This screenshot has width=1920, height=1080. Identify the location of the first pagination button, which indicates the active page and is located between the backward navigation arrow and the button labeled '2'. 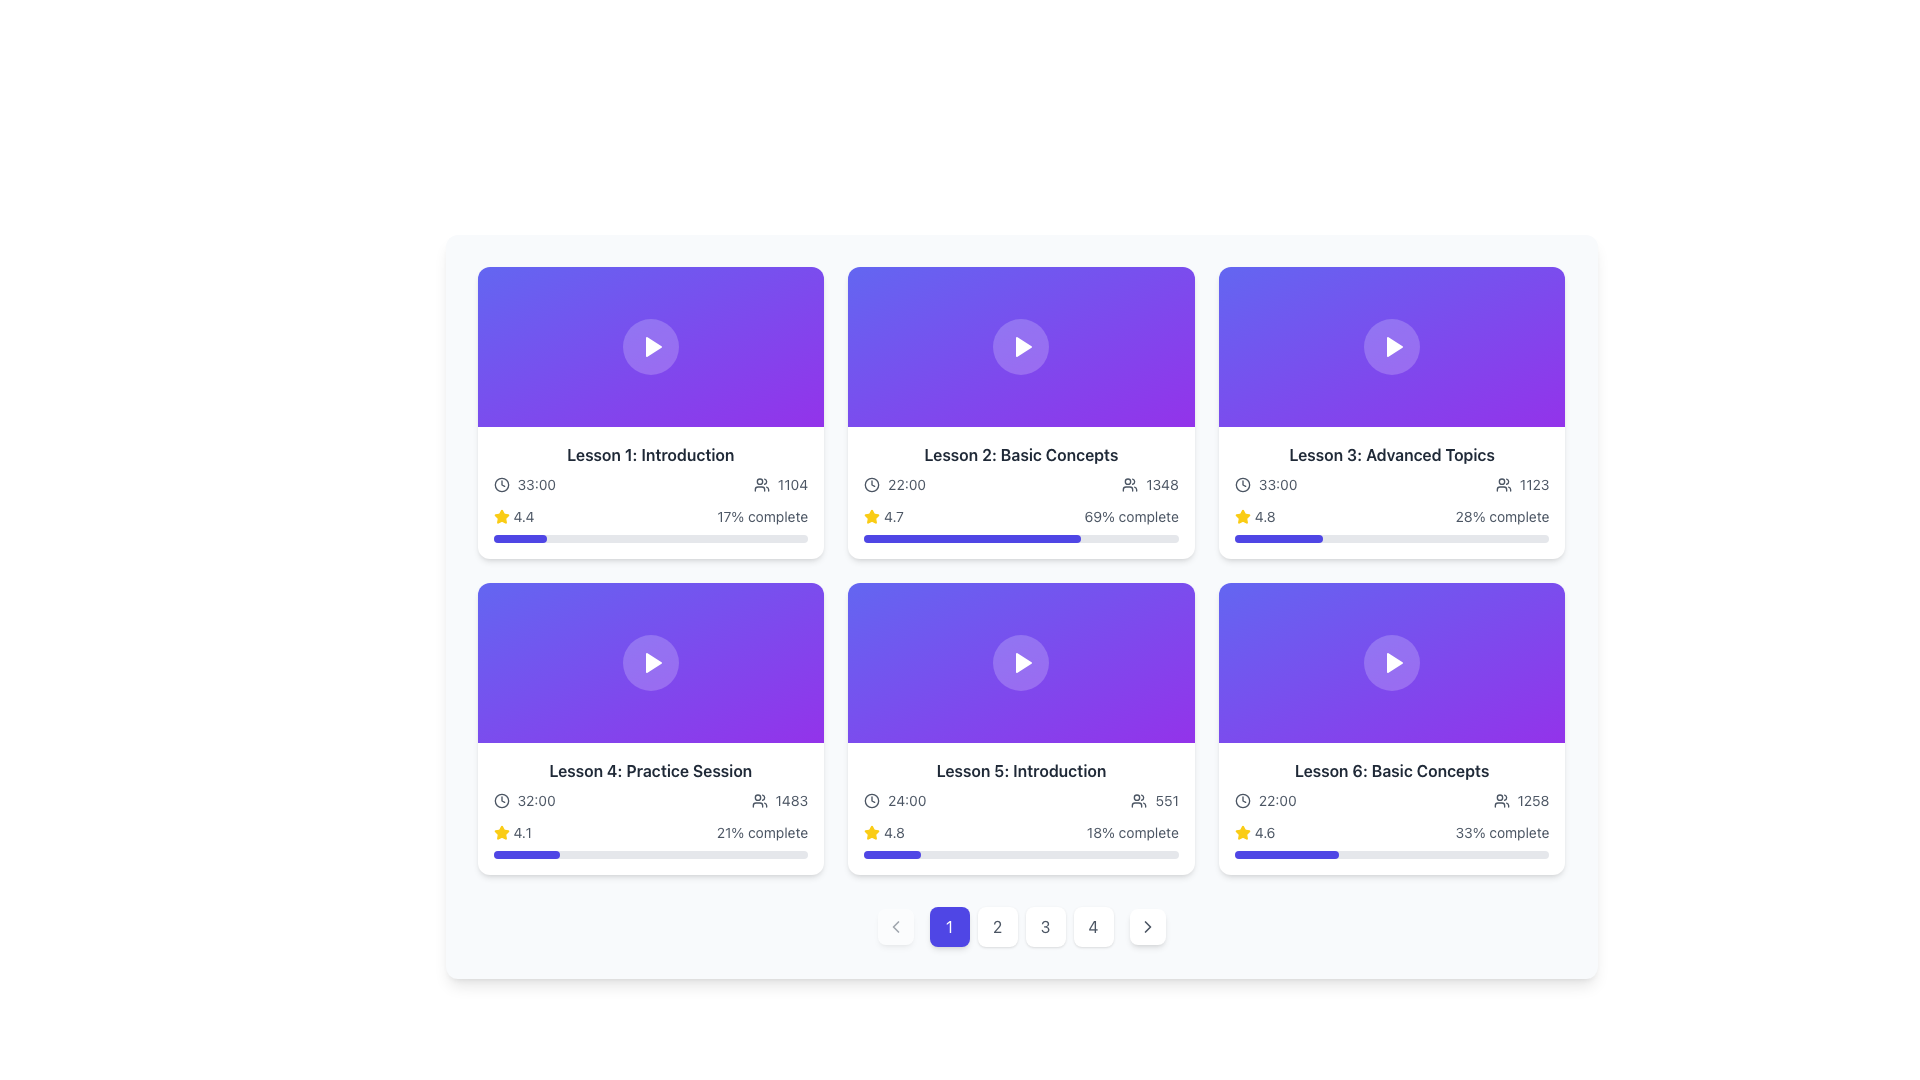
(948, 926).